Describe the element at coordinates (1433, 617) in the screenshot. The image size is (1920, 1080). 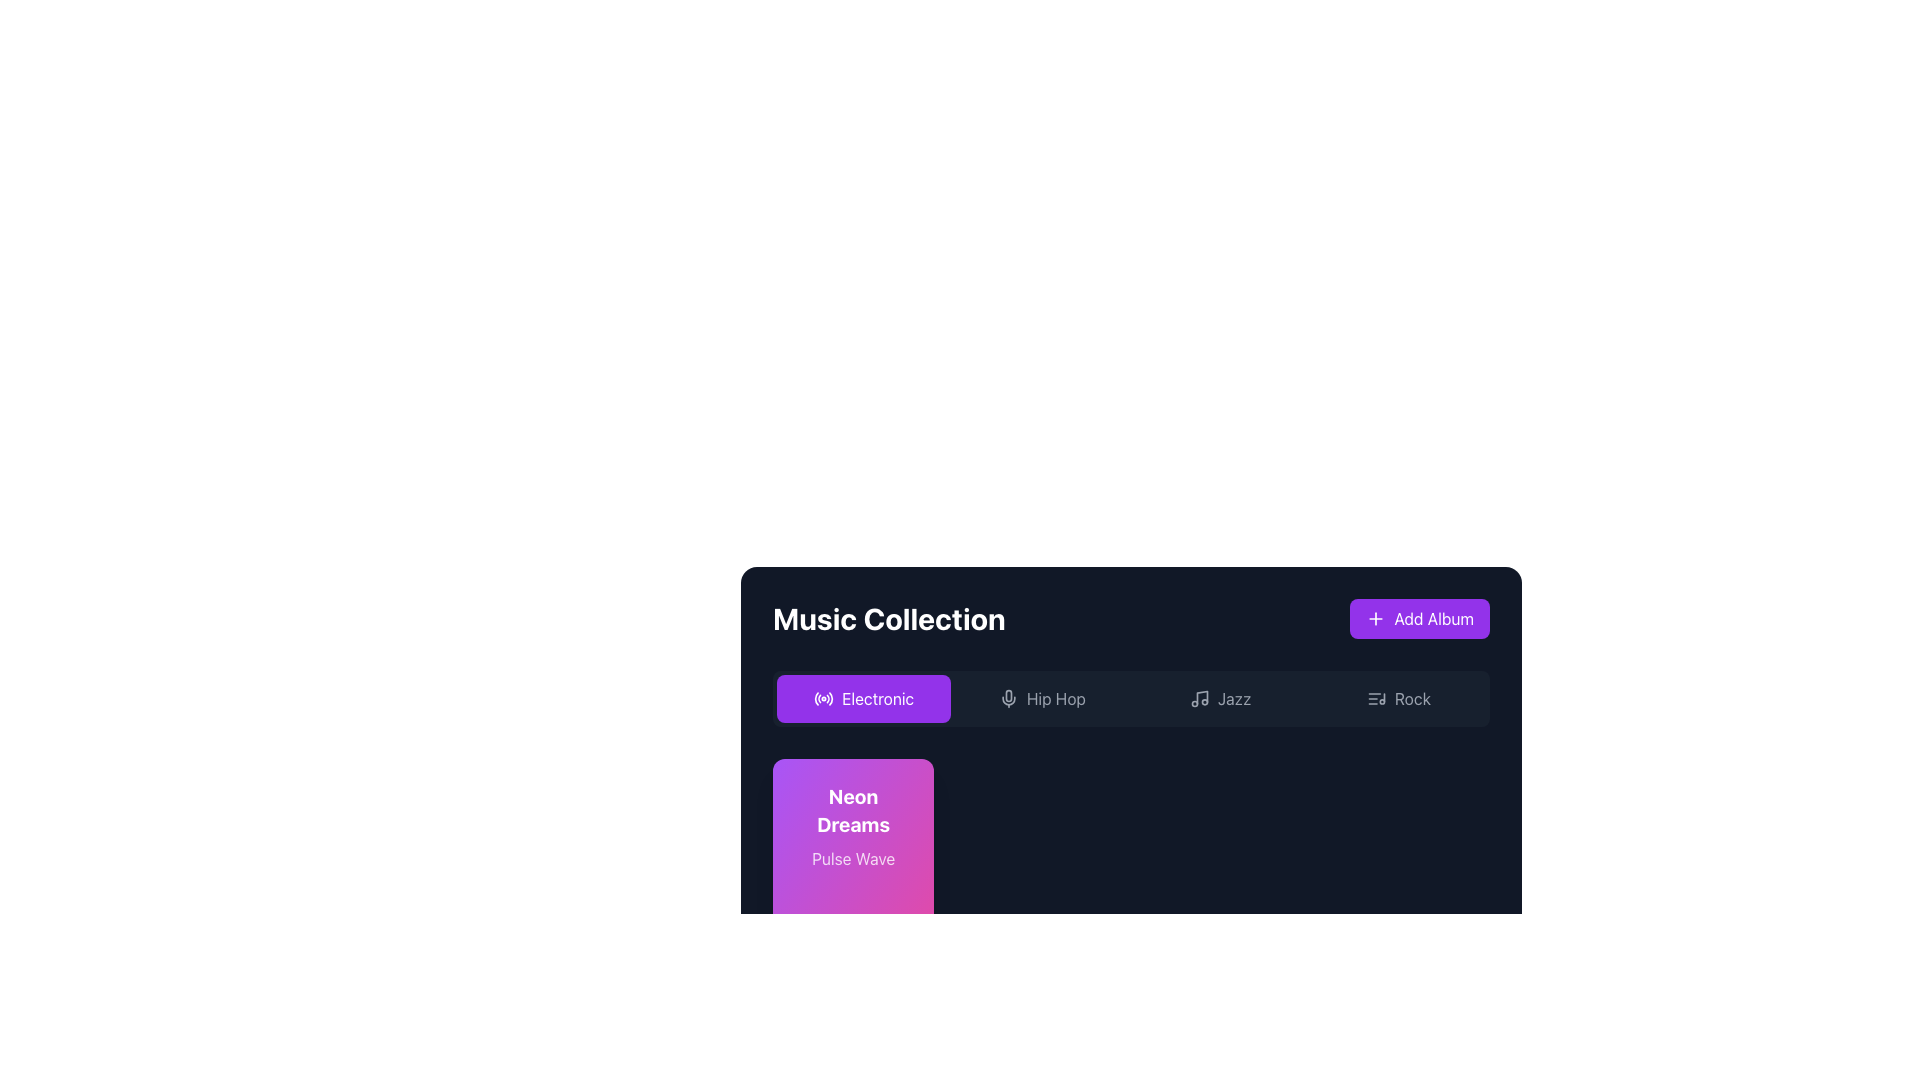
I see `the 'Add Album' label text located in the top-right corner of the interface` at that location.